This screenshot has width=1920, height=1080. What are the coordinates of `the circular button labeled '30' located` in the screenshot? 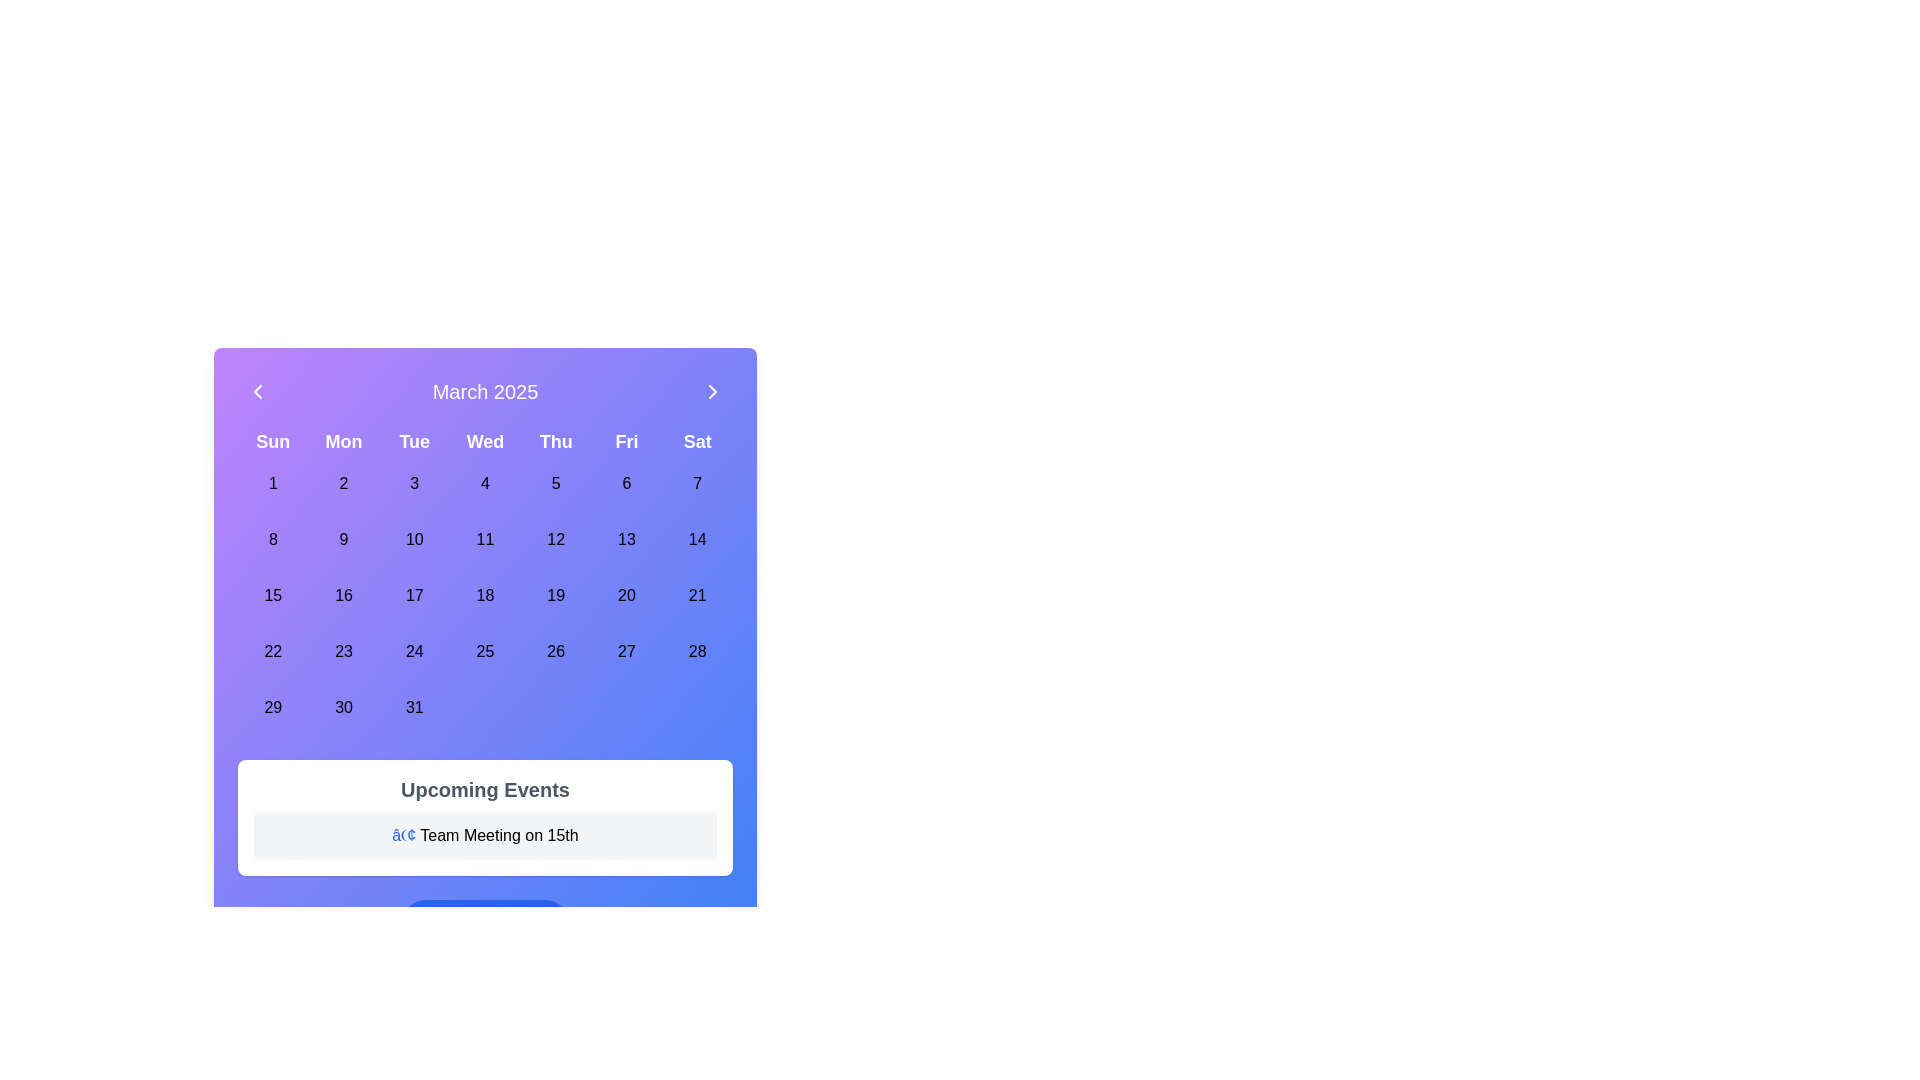 It's located at (344, 707).